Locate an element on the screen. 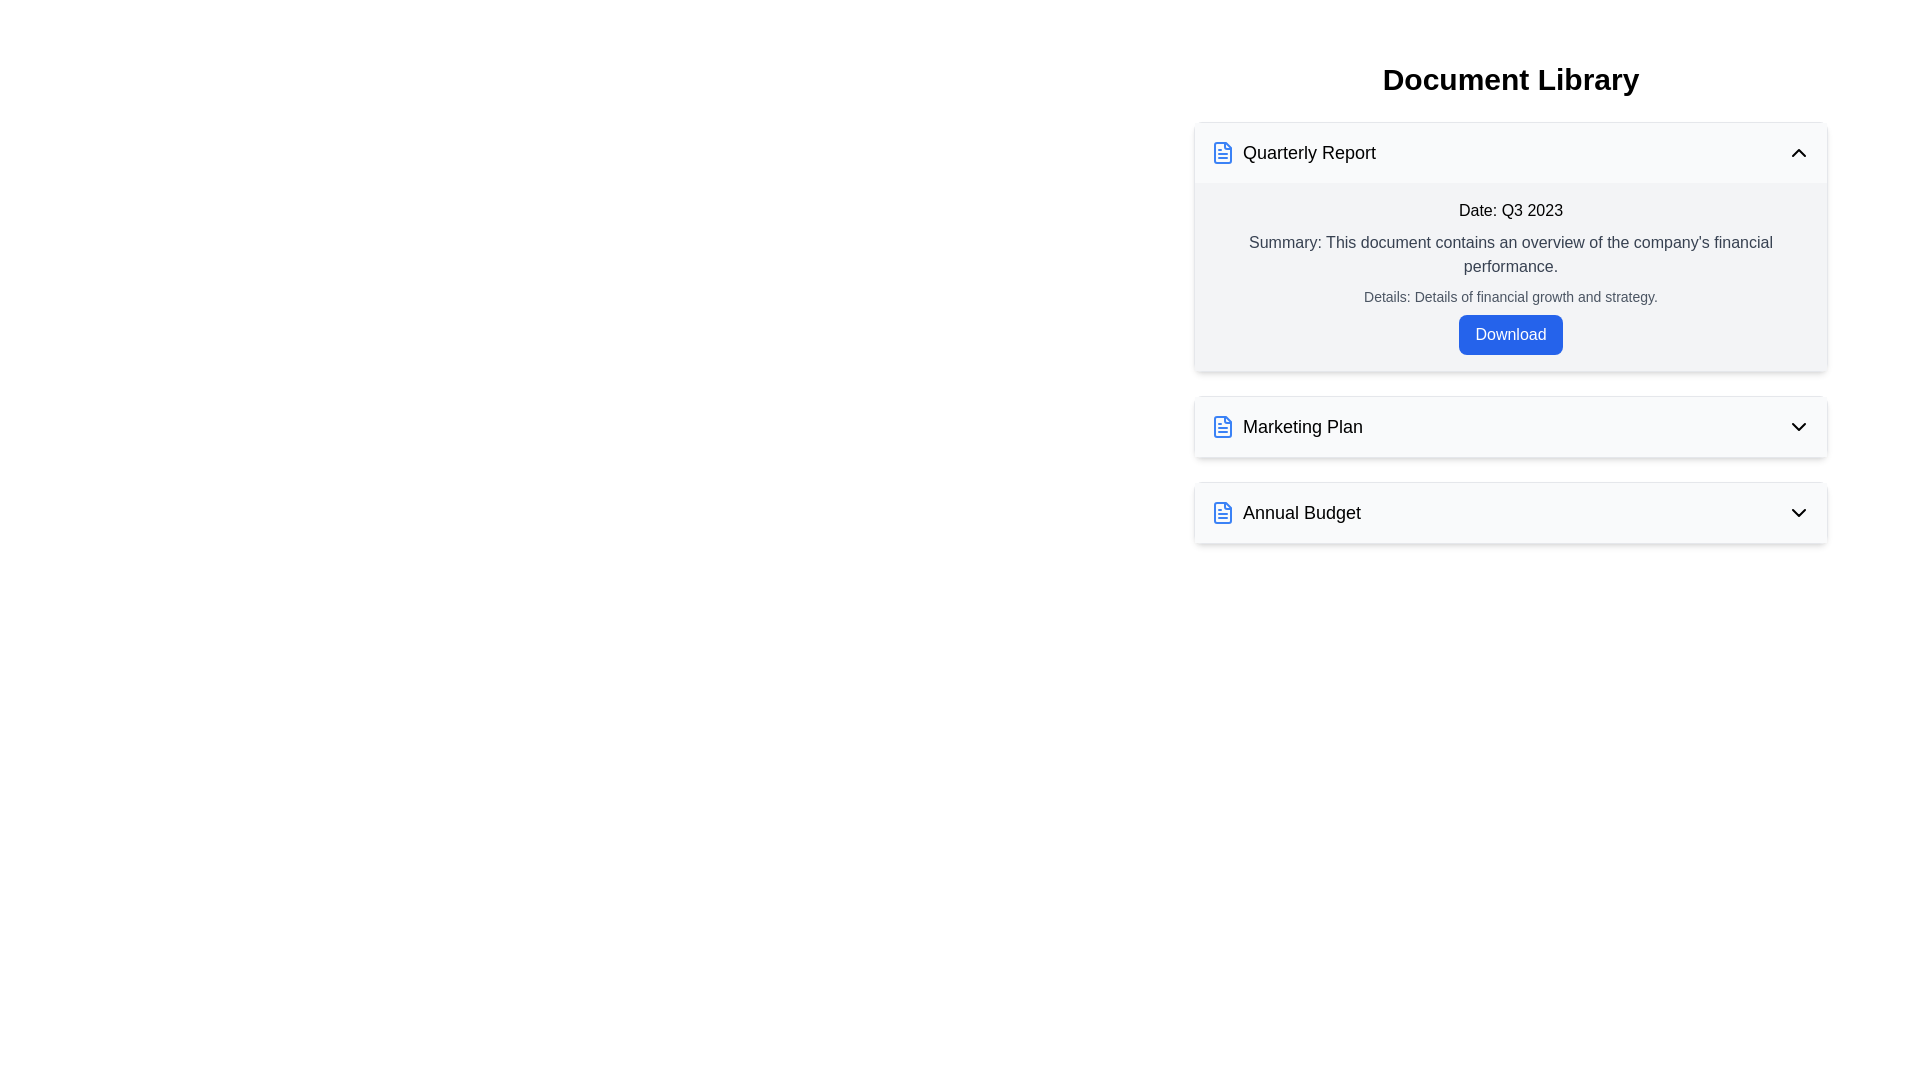 The image size is (1920, 1080). the Chevron-Down icon is located at coordinates (1799, 426).